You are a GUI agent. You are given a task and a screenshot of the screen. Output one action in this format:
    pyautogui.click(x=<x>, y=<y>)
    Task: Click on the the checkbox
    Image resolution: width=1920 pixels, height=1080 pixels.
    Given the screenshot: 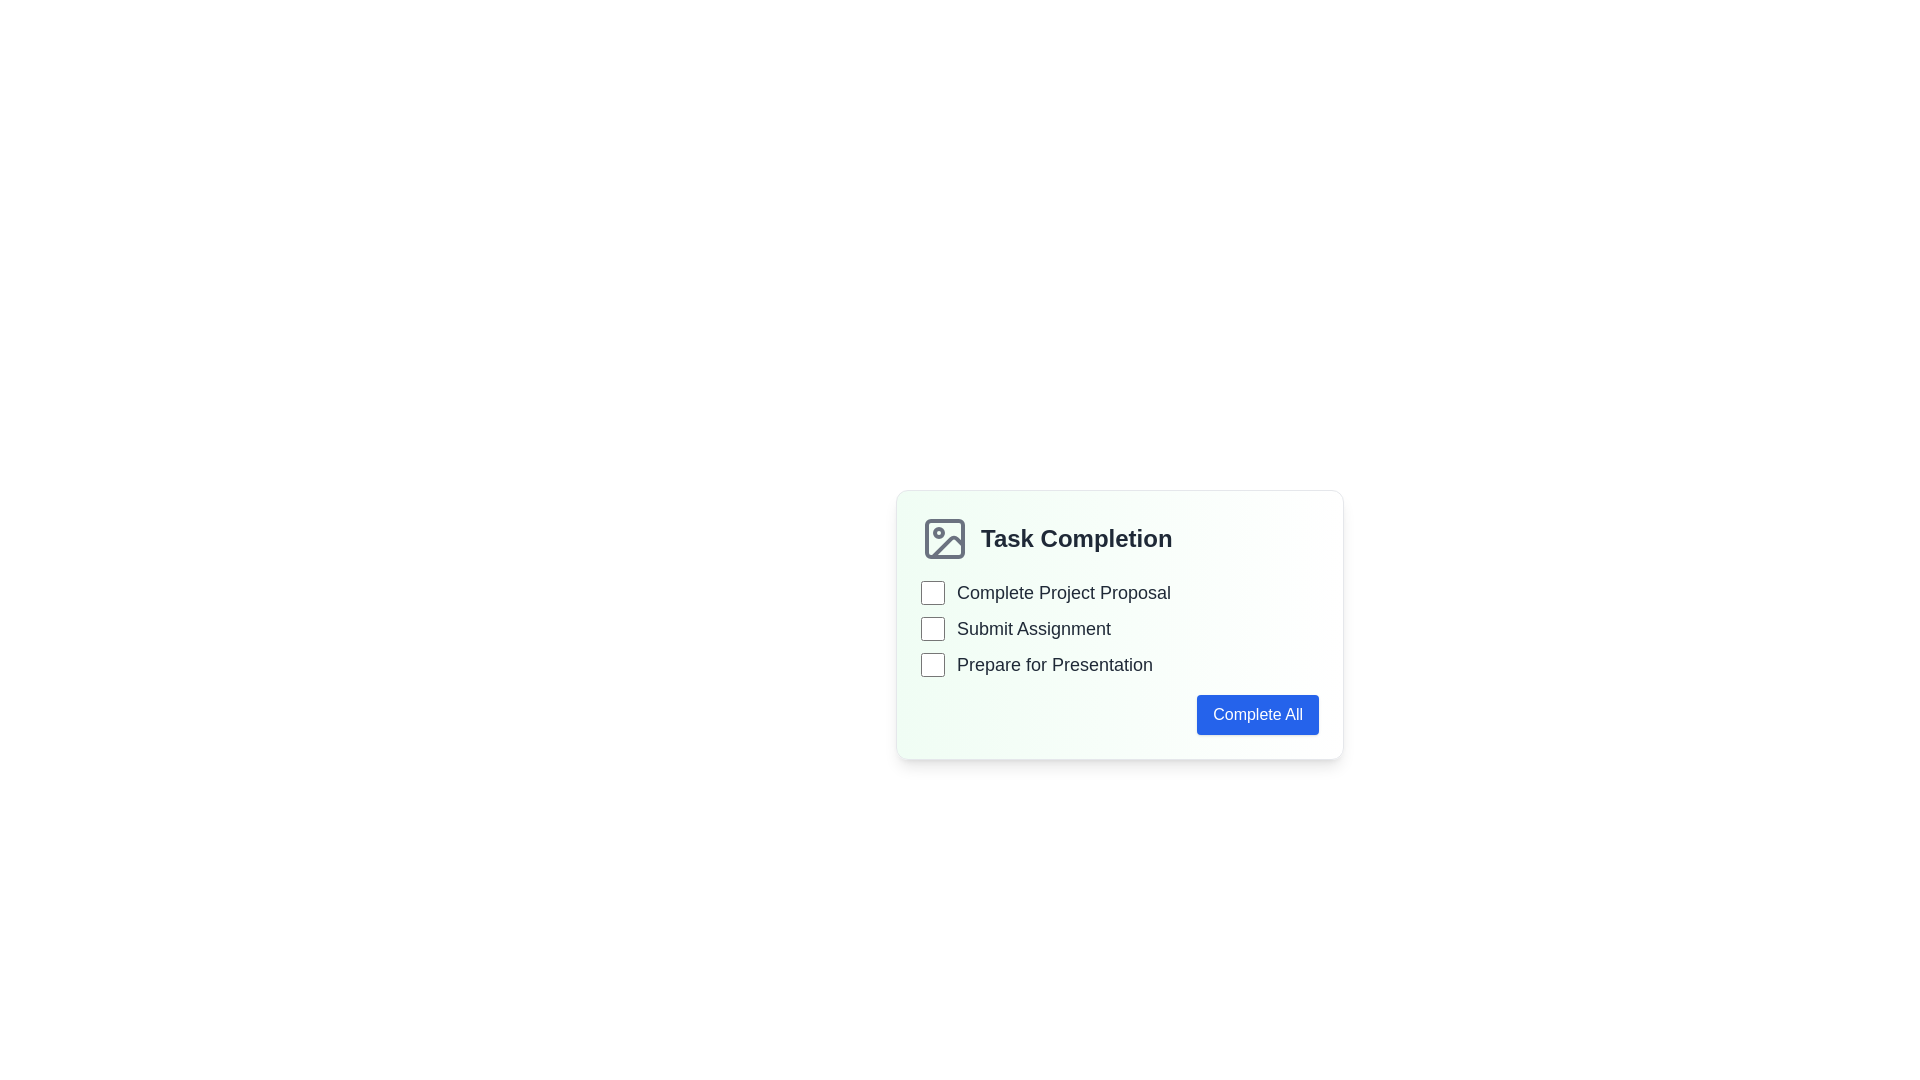 What is the action you would take?
    pyautogui.click(x=931, y=664)
    